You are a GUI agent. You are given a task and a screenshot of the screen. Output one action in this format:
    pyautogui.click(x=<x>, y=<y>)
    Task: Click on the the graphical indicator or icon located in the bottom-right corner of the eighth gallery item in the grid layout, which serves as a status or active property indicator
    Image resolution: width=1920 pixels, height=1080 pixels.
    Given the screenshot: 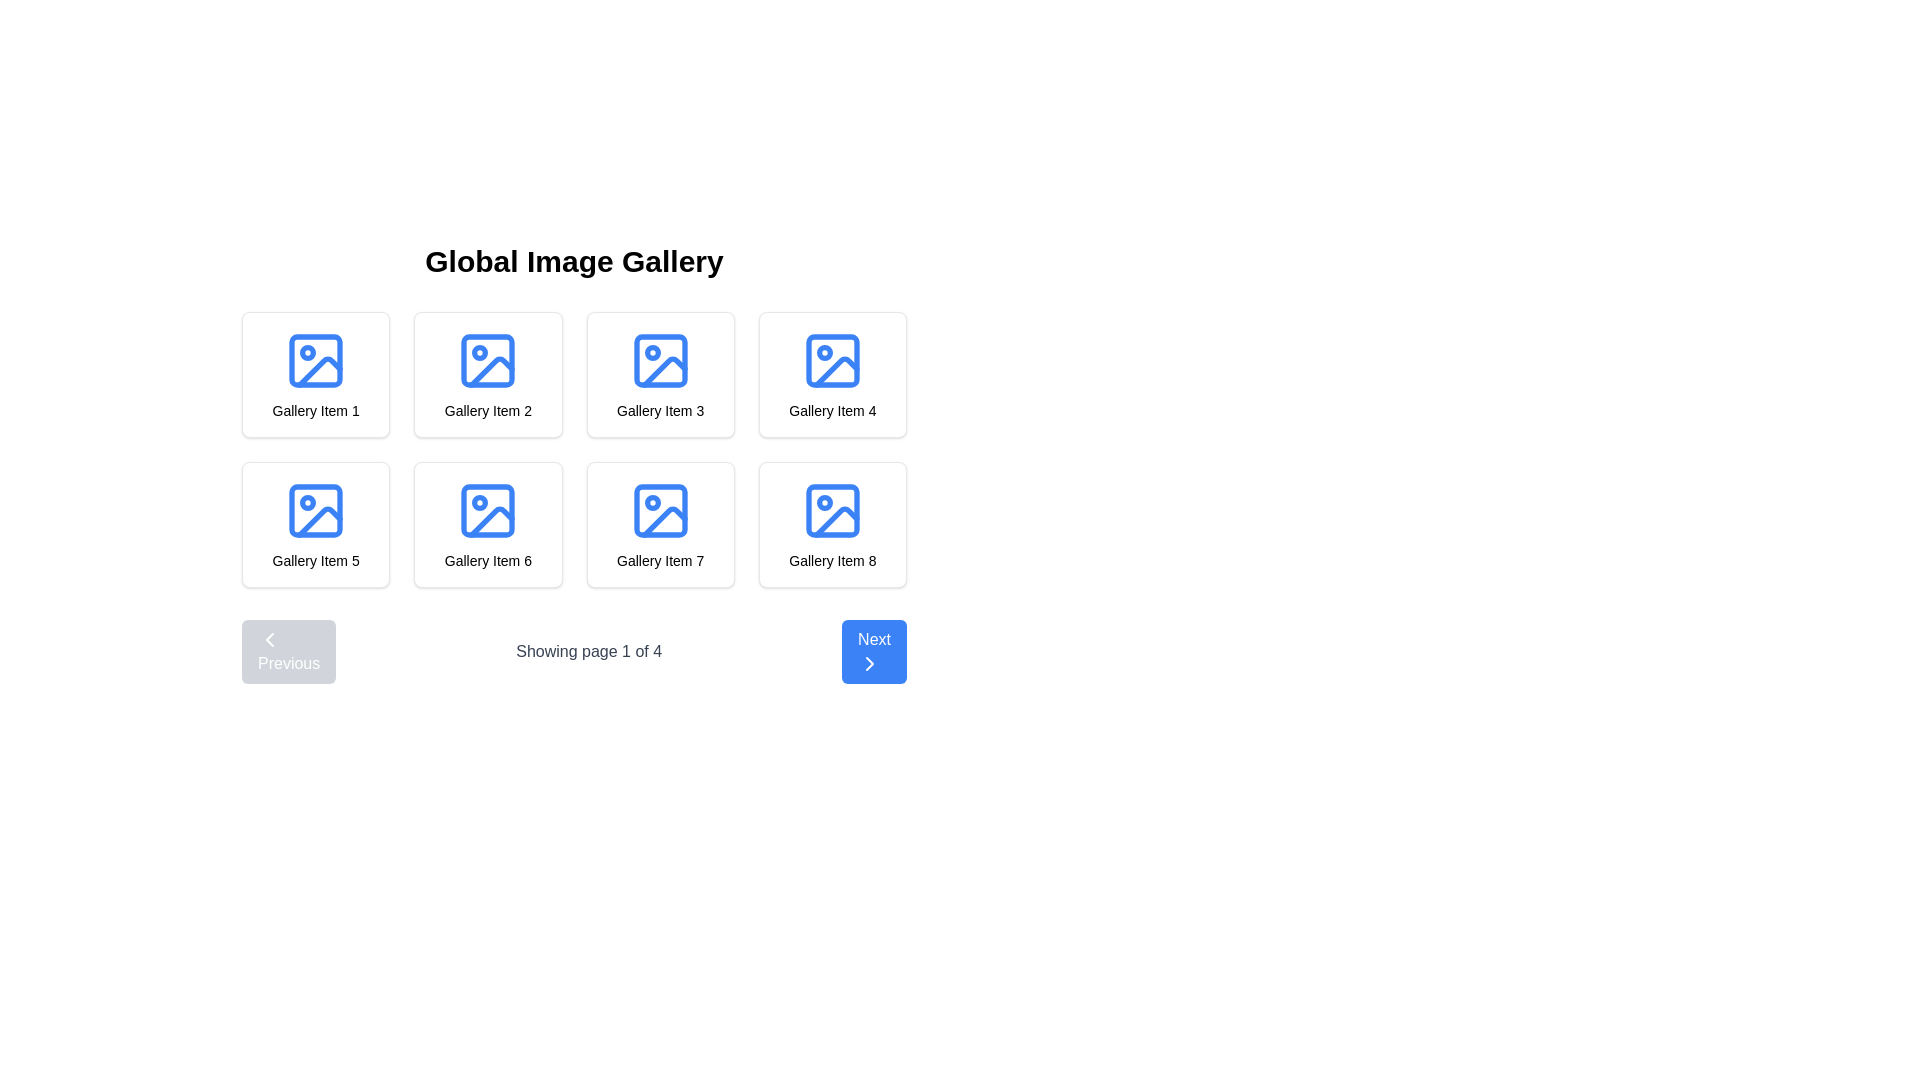 What is the action you would take?
    pyautogui.click(x=824, y=501)
    